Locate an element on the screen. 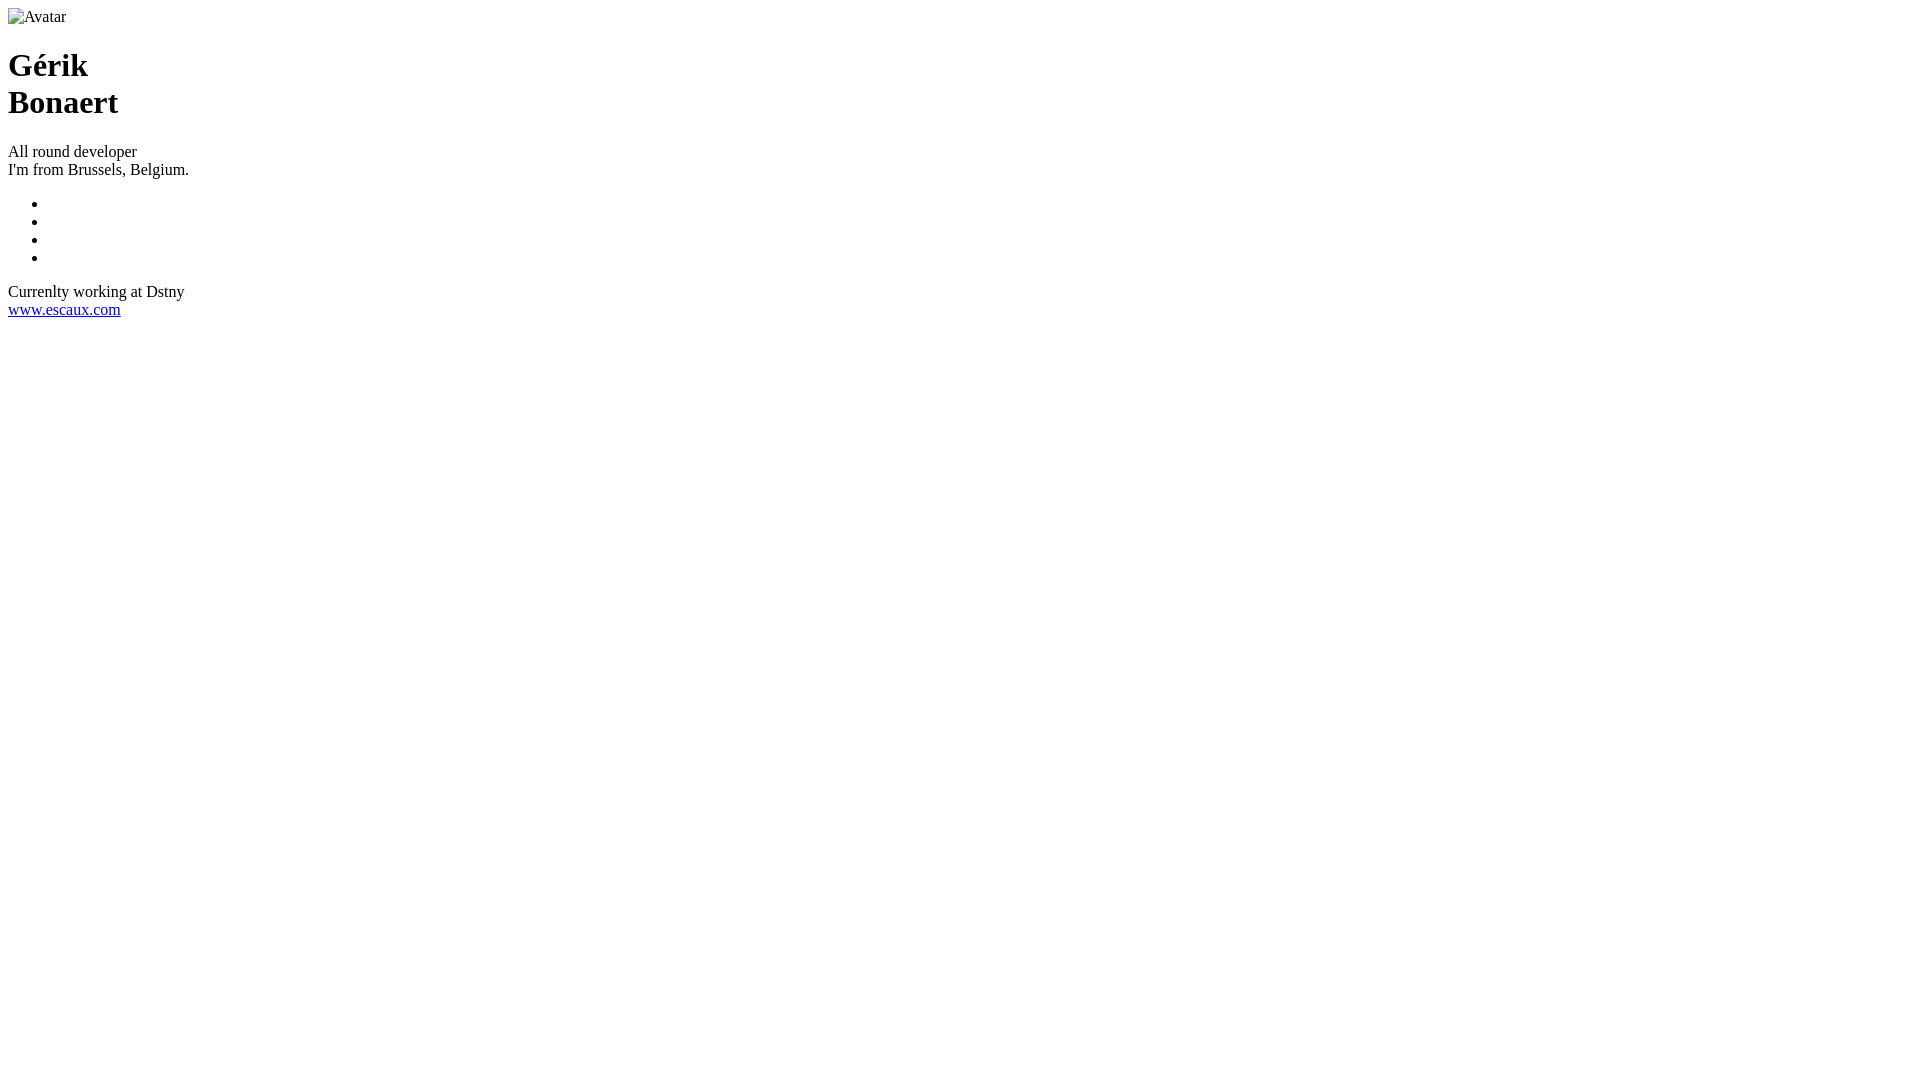  'www.escaux.com' is located at coordinates (64, 309).